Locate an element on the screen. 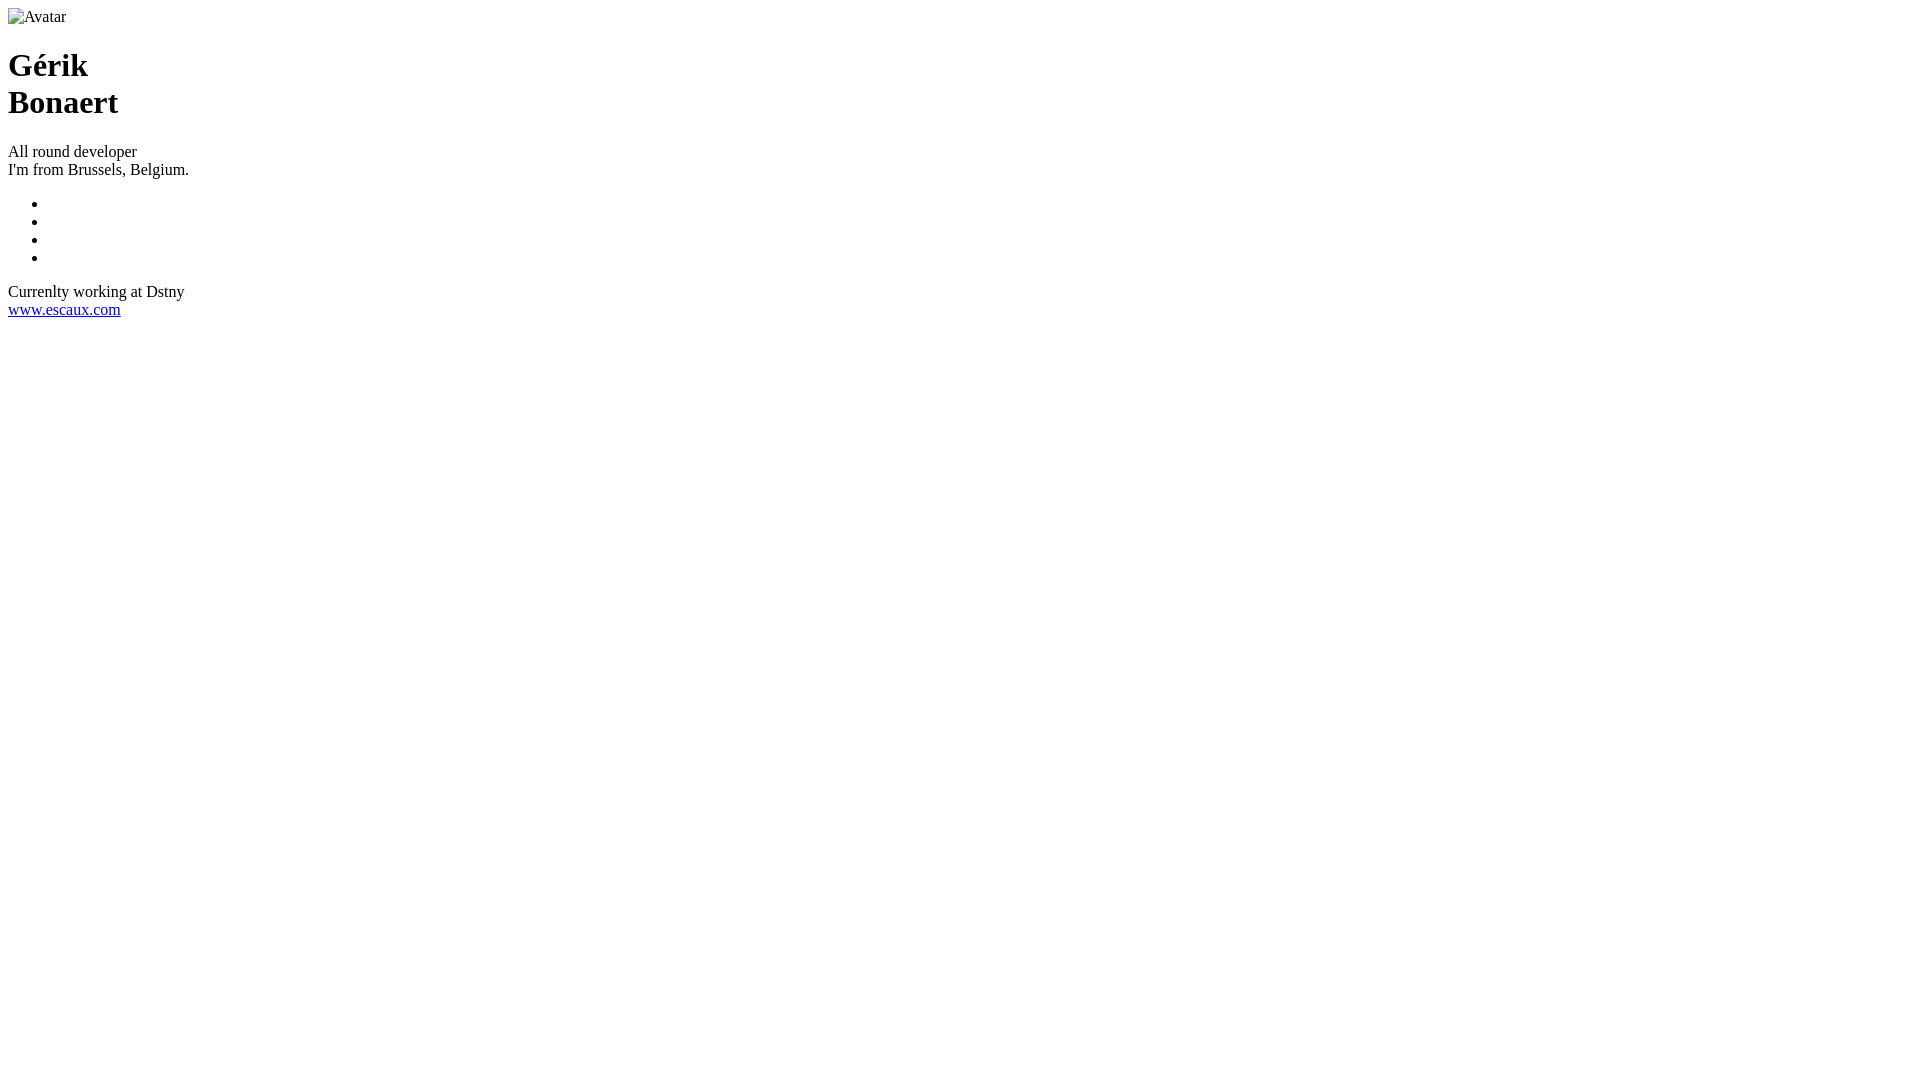  'www.escaux.com' is located at coordinates (64, 309).